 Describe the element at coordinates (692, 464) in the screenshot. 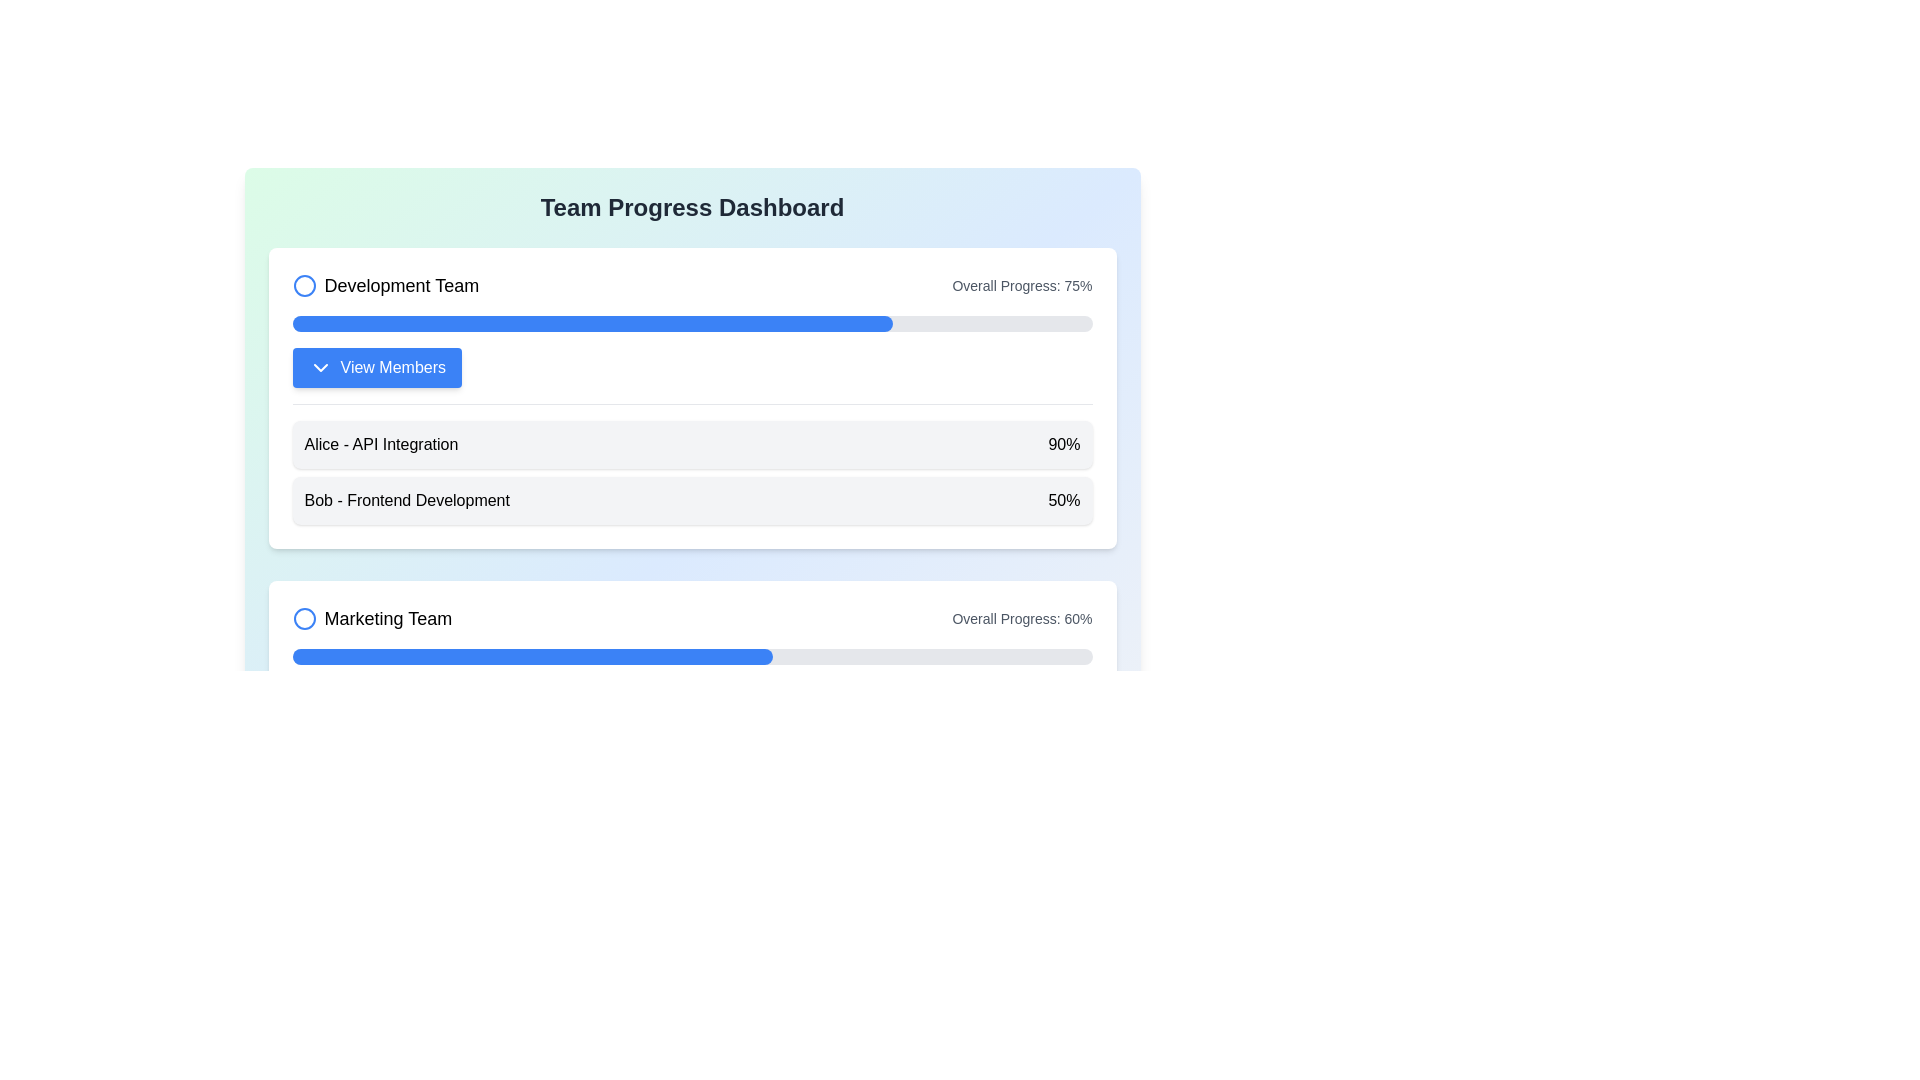

I see `individual rows in the List of information entries displaying team members' progress details` at that location.